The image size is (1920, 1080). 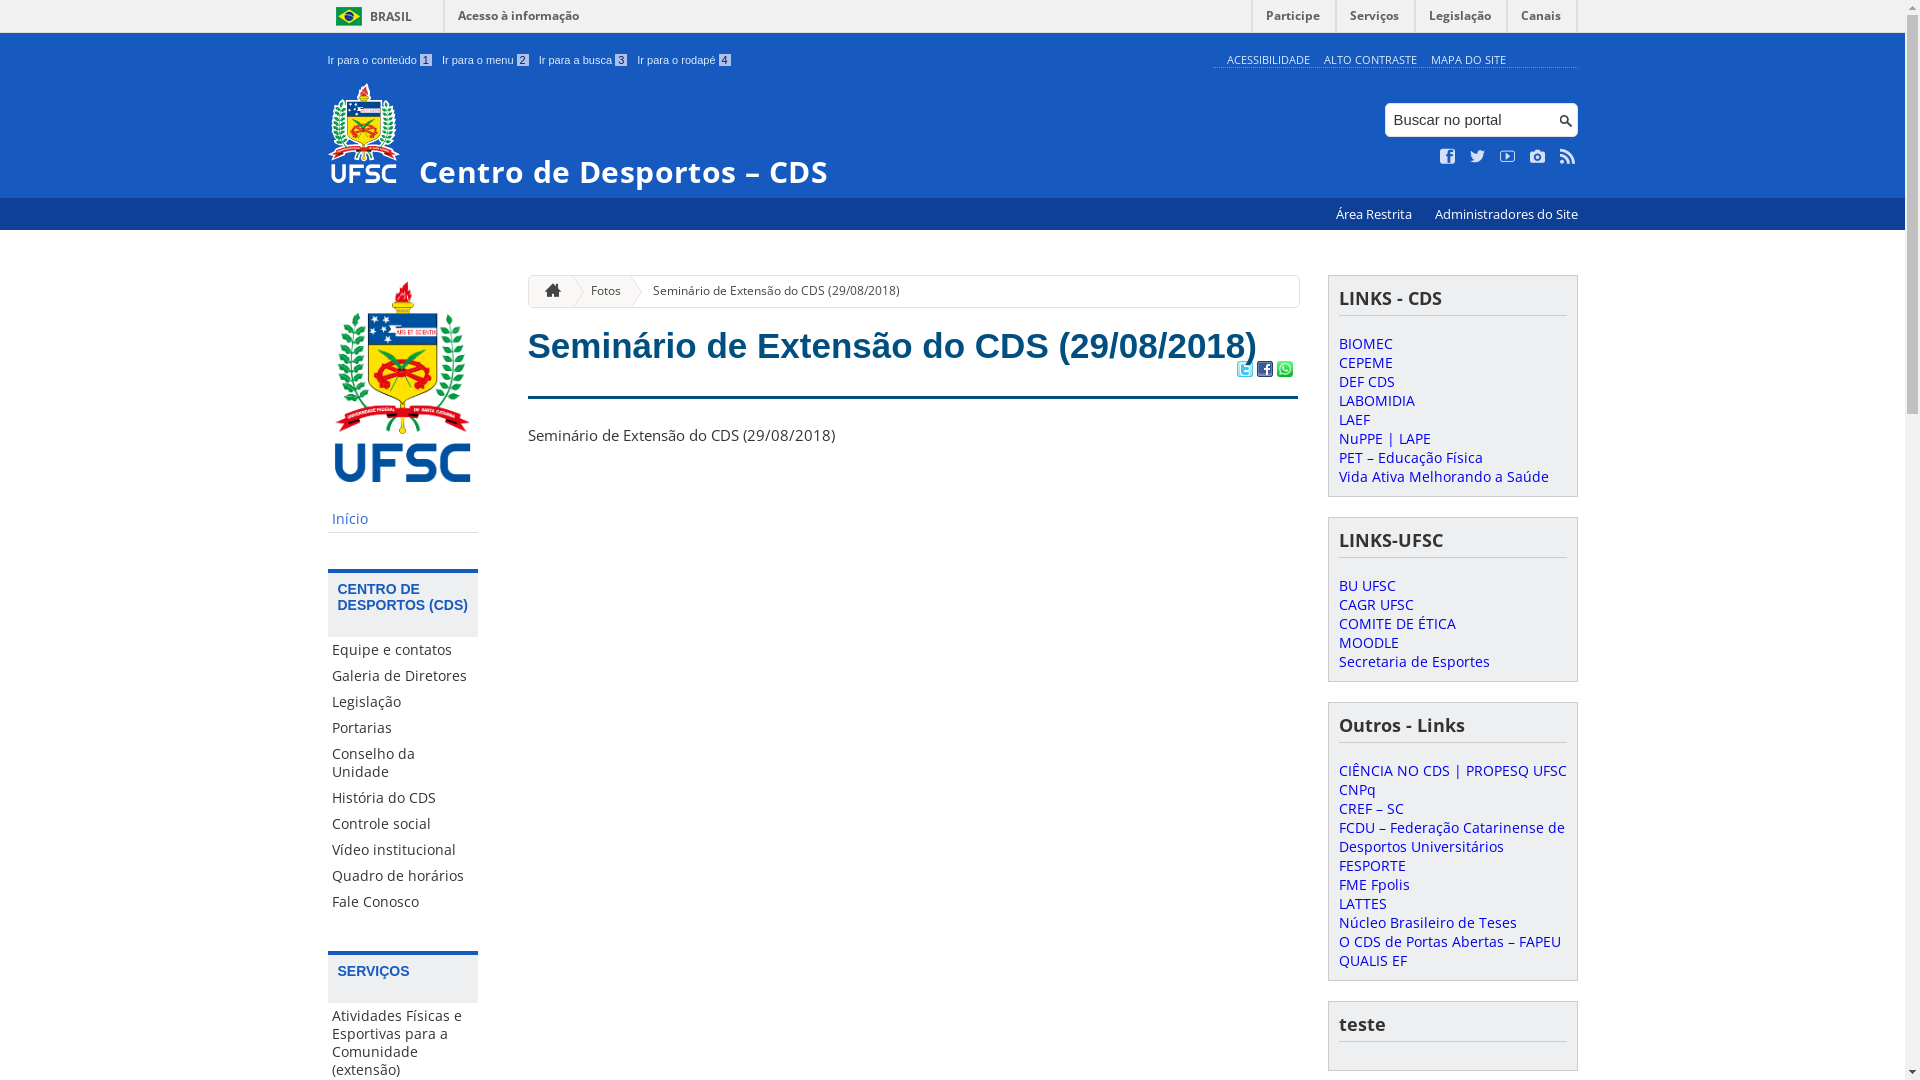 What do you see at coordinates (1365, 585) in the screenshot?
I see `'BU UFSC'` at bounding box center [1365, 585].